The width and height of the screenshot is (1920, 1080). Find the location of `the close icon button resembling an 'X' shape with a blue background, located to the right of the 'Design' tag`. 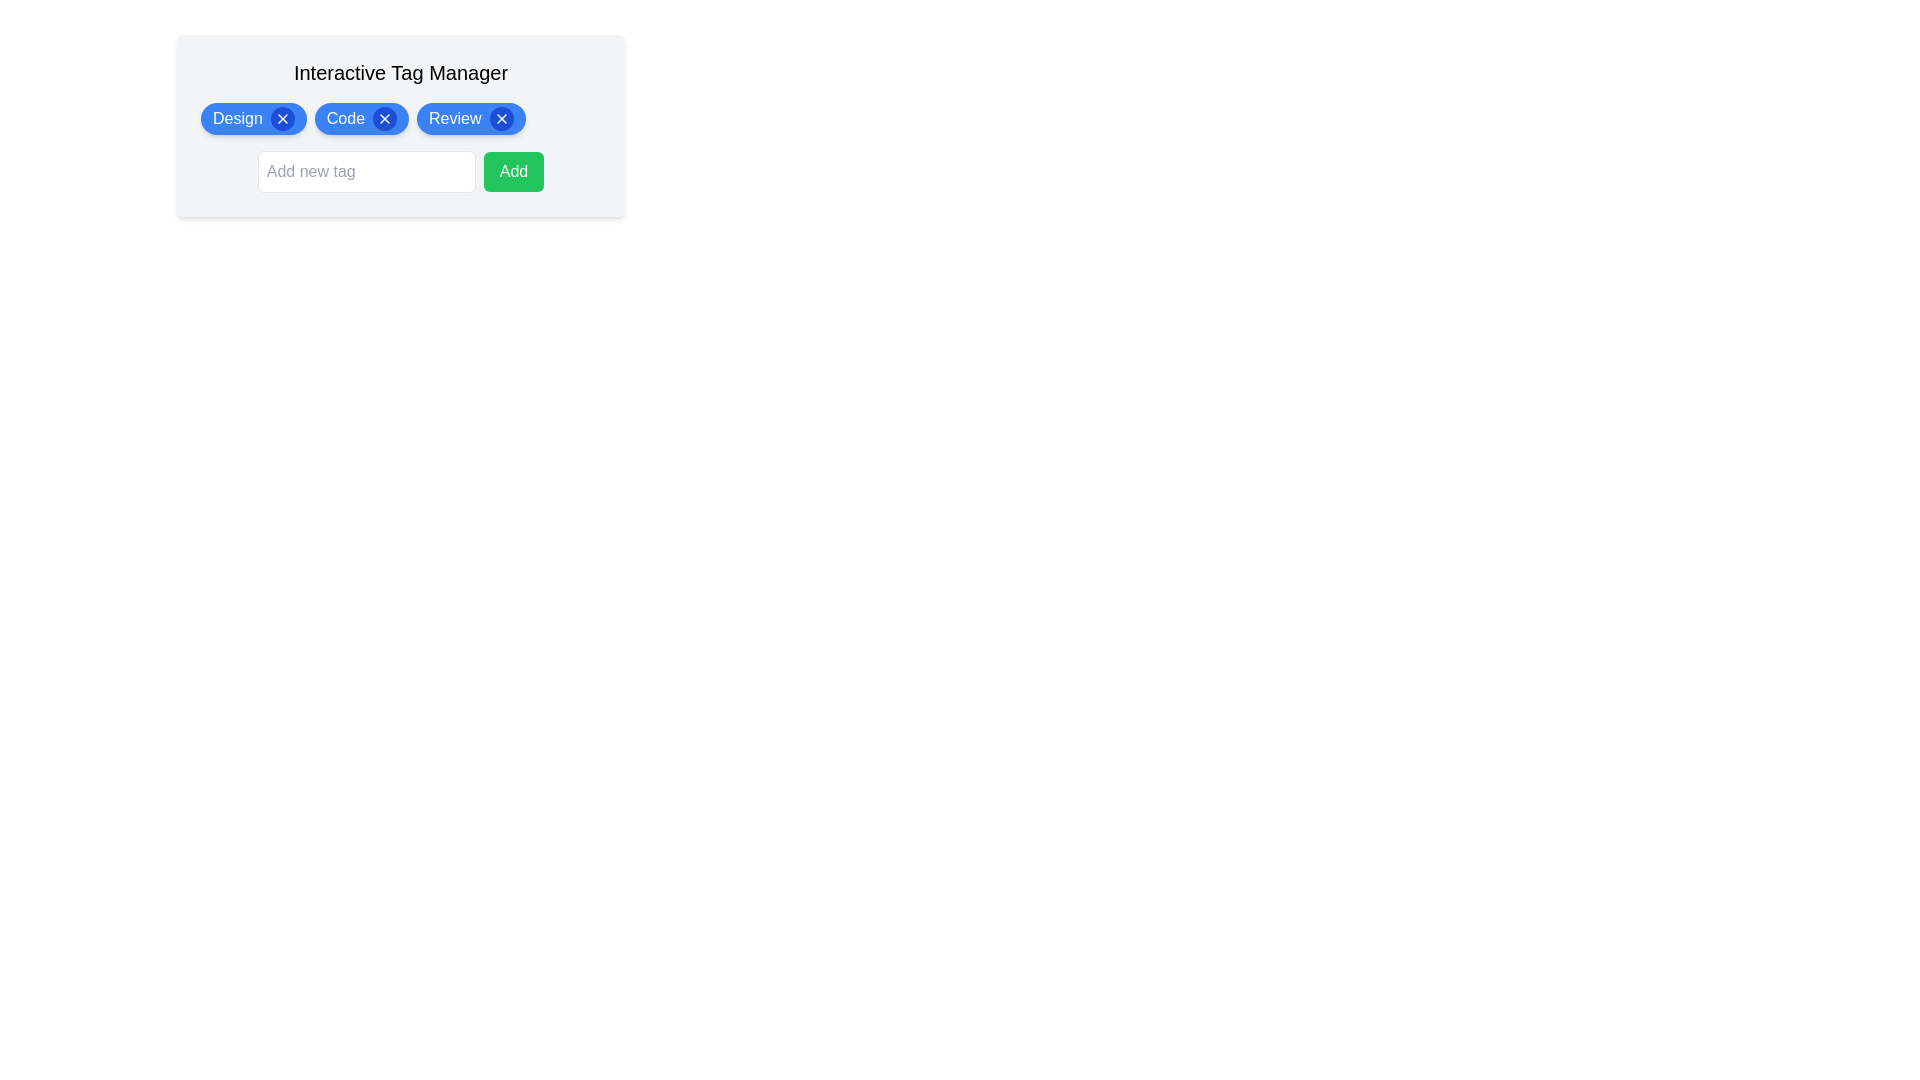

the close icon button resembling an 'X' shape with a blue background, located to the right of the 'Design' tag is located at coordinates (281, 119).